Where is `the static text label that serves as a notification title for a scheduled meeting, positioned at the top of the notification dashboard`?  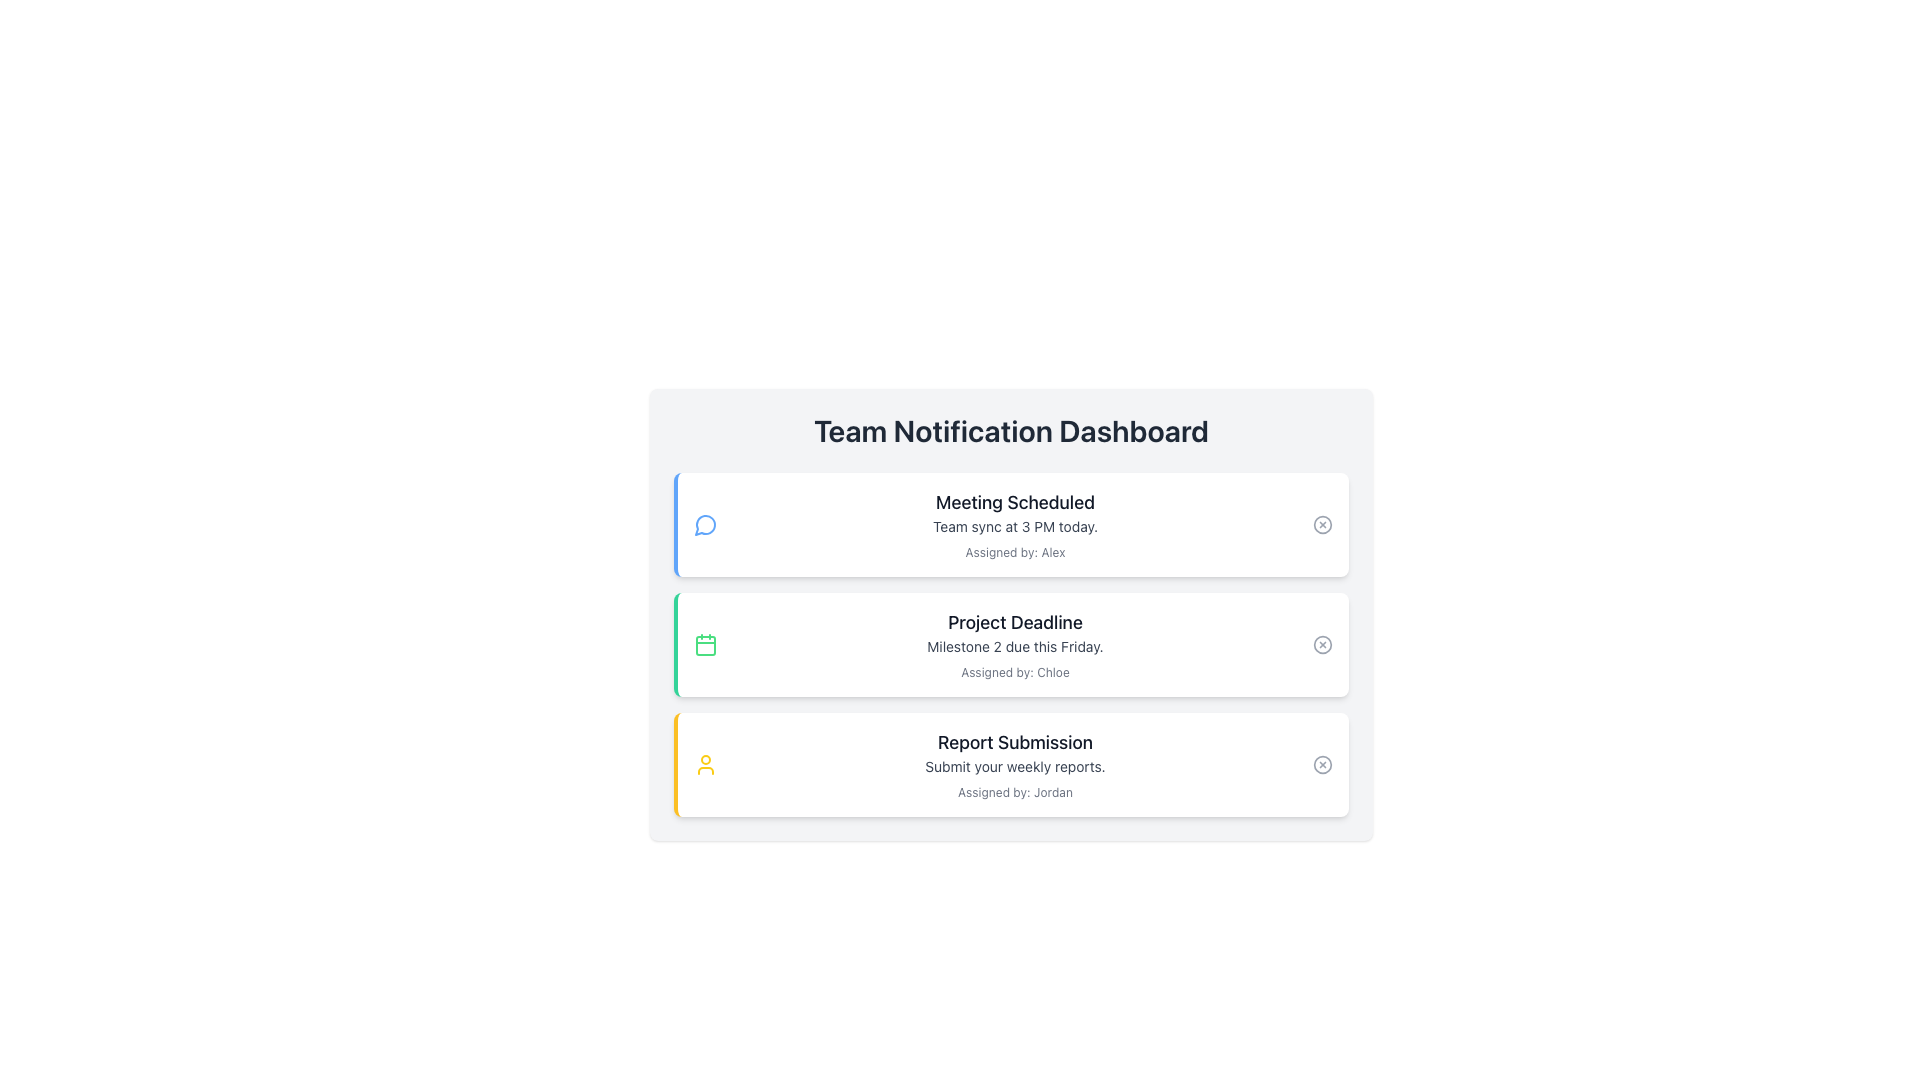 the static text label that serves as a notification title for a scheduled meeting, positioned at the top of the notification dashboard is located at coordinates (1015, 501).